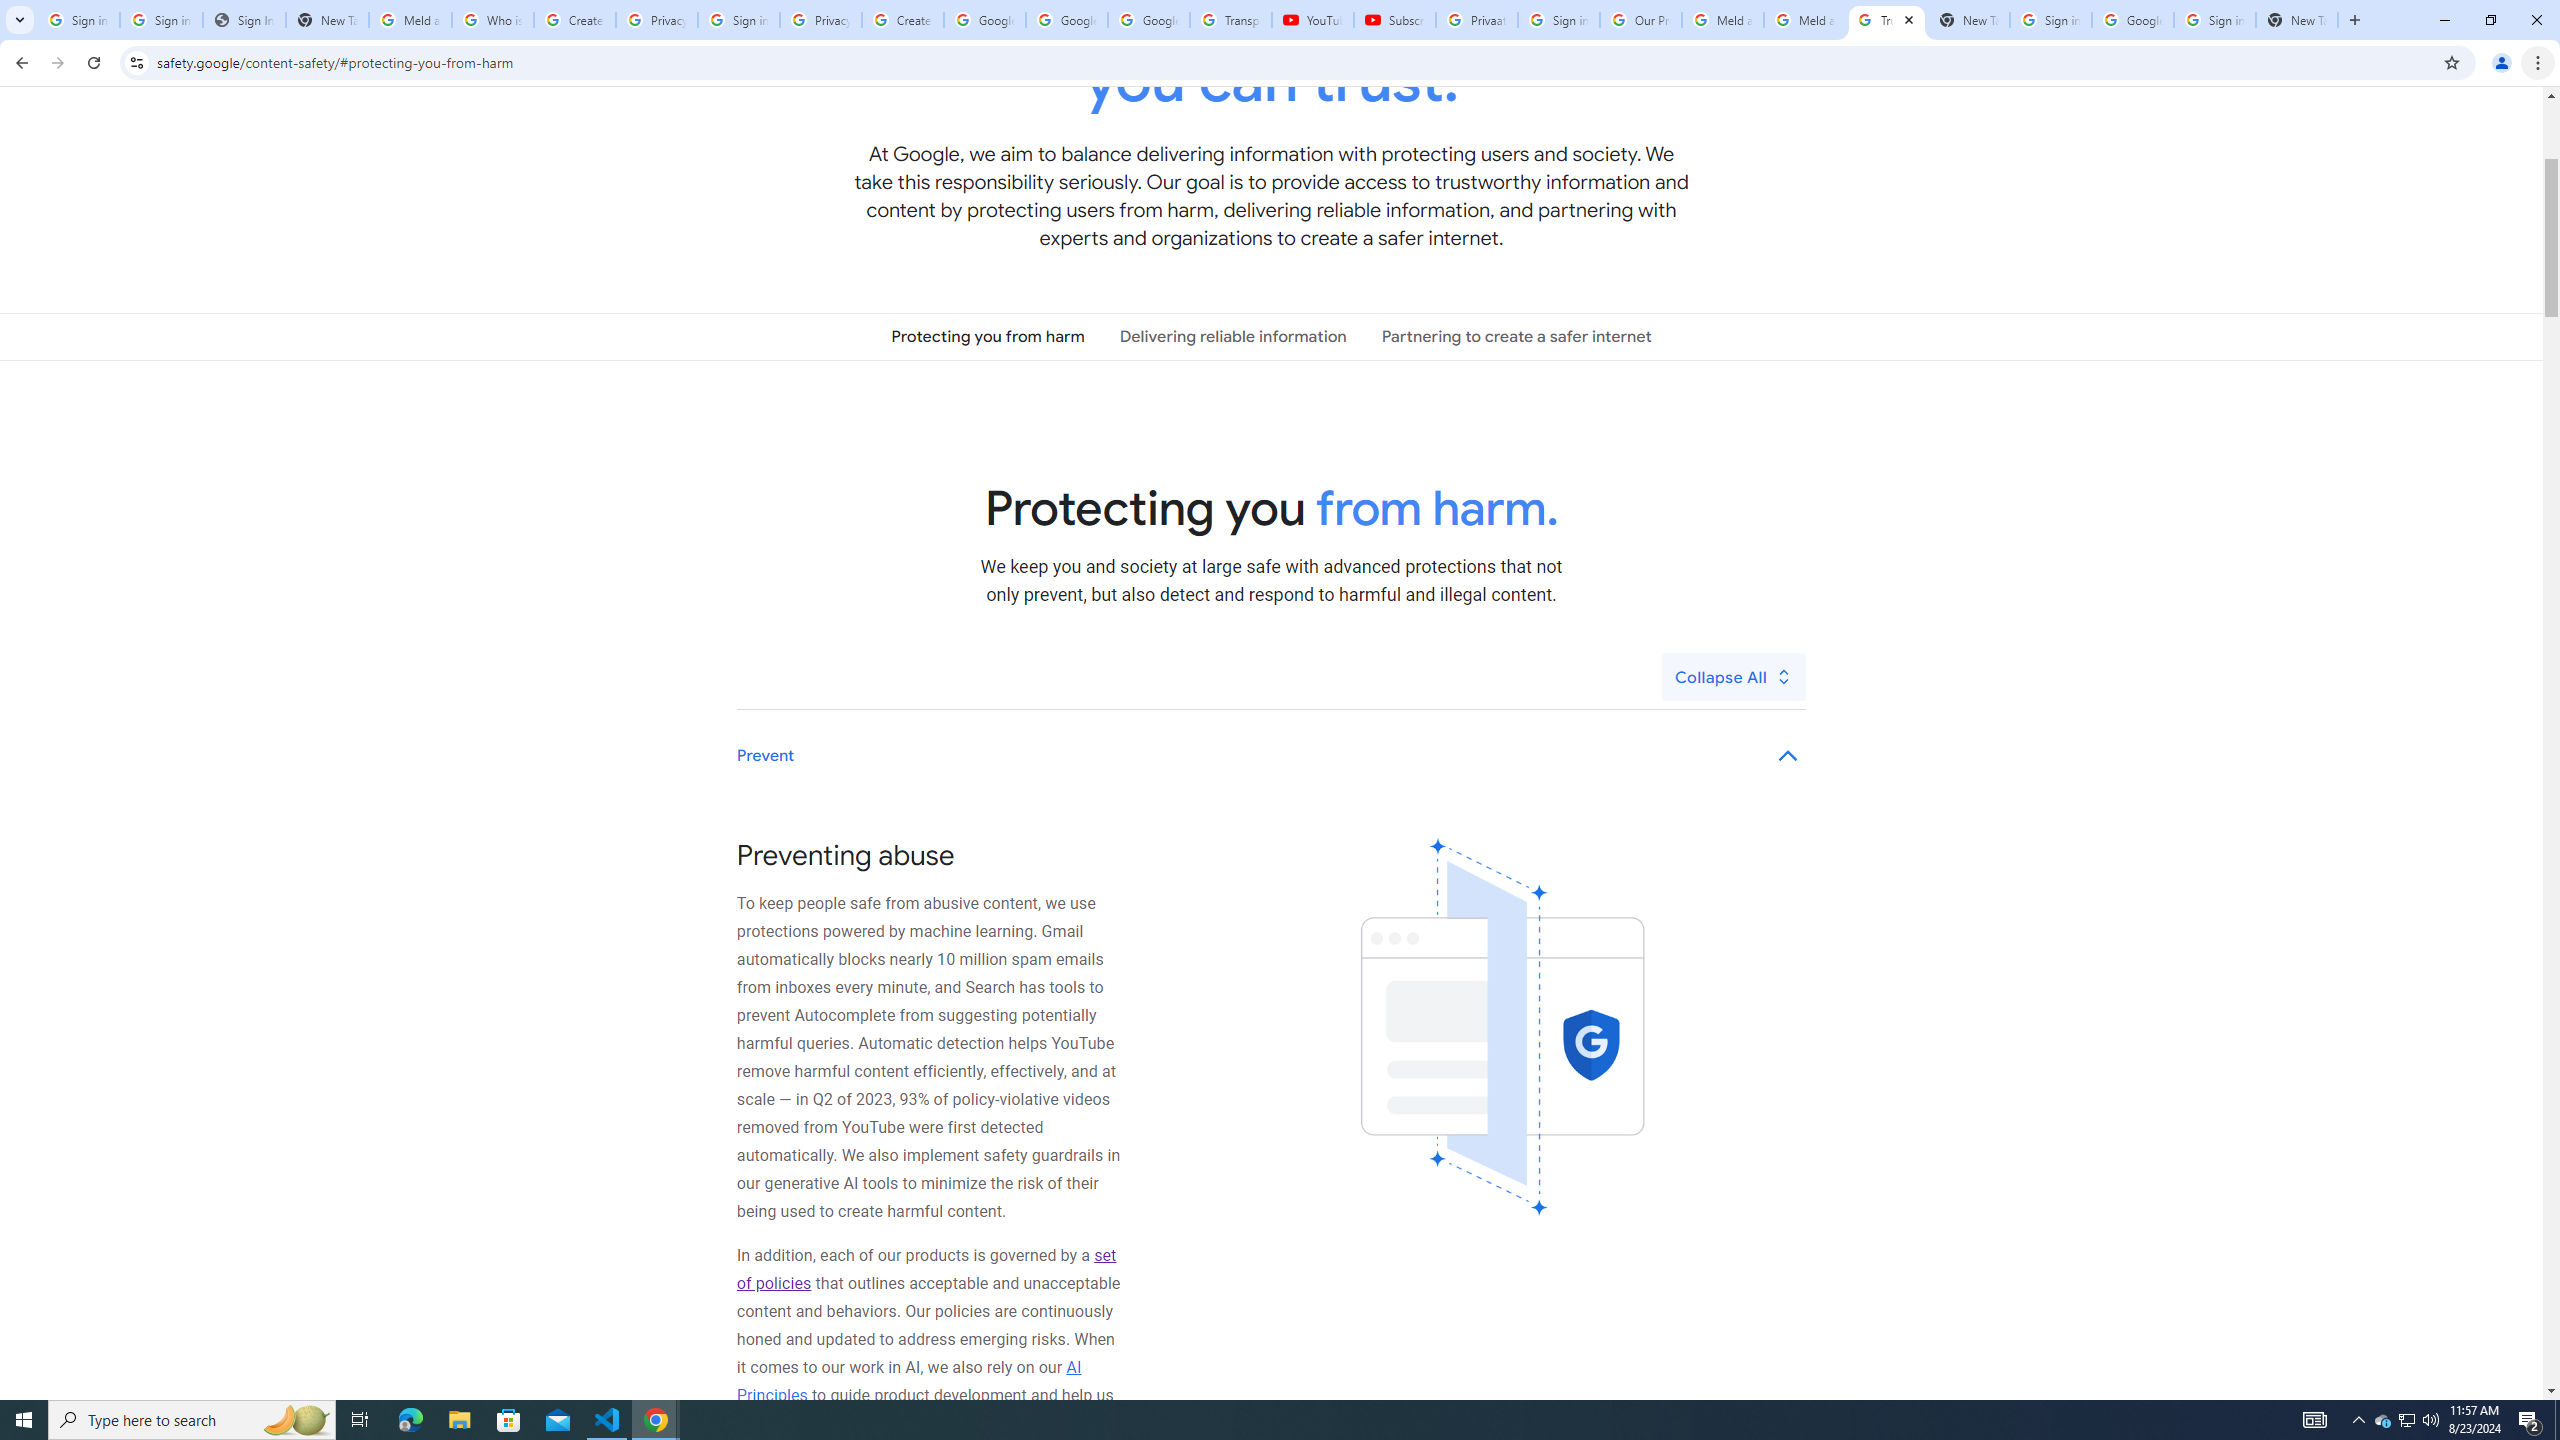  I want to click on 'New Tab', so click(2296, 19).